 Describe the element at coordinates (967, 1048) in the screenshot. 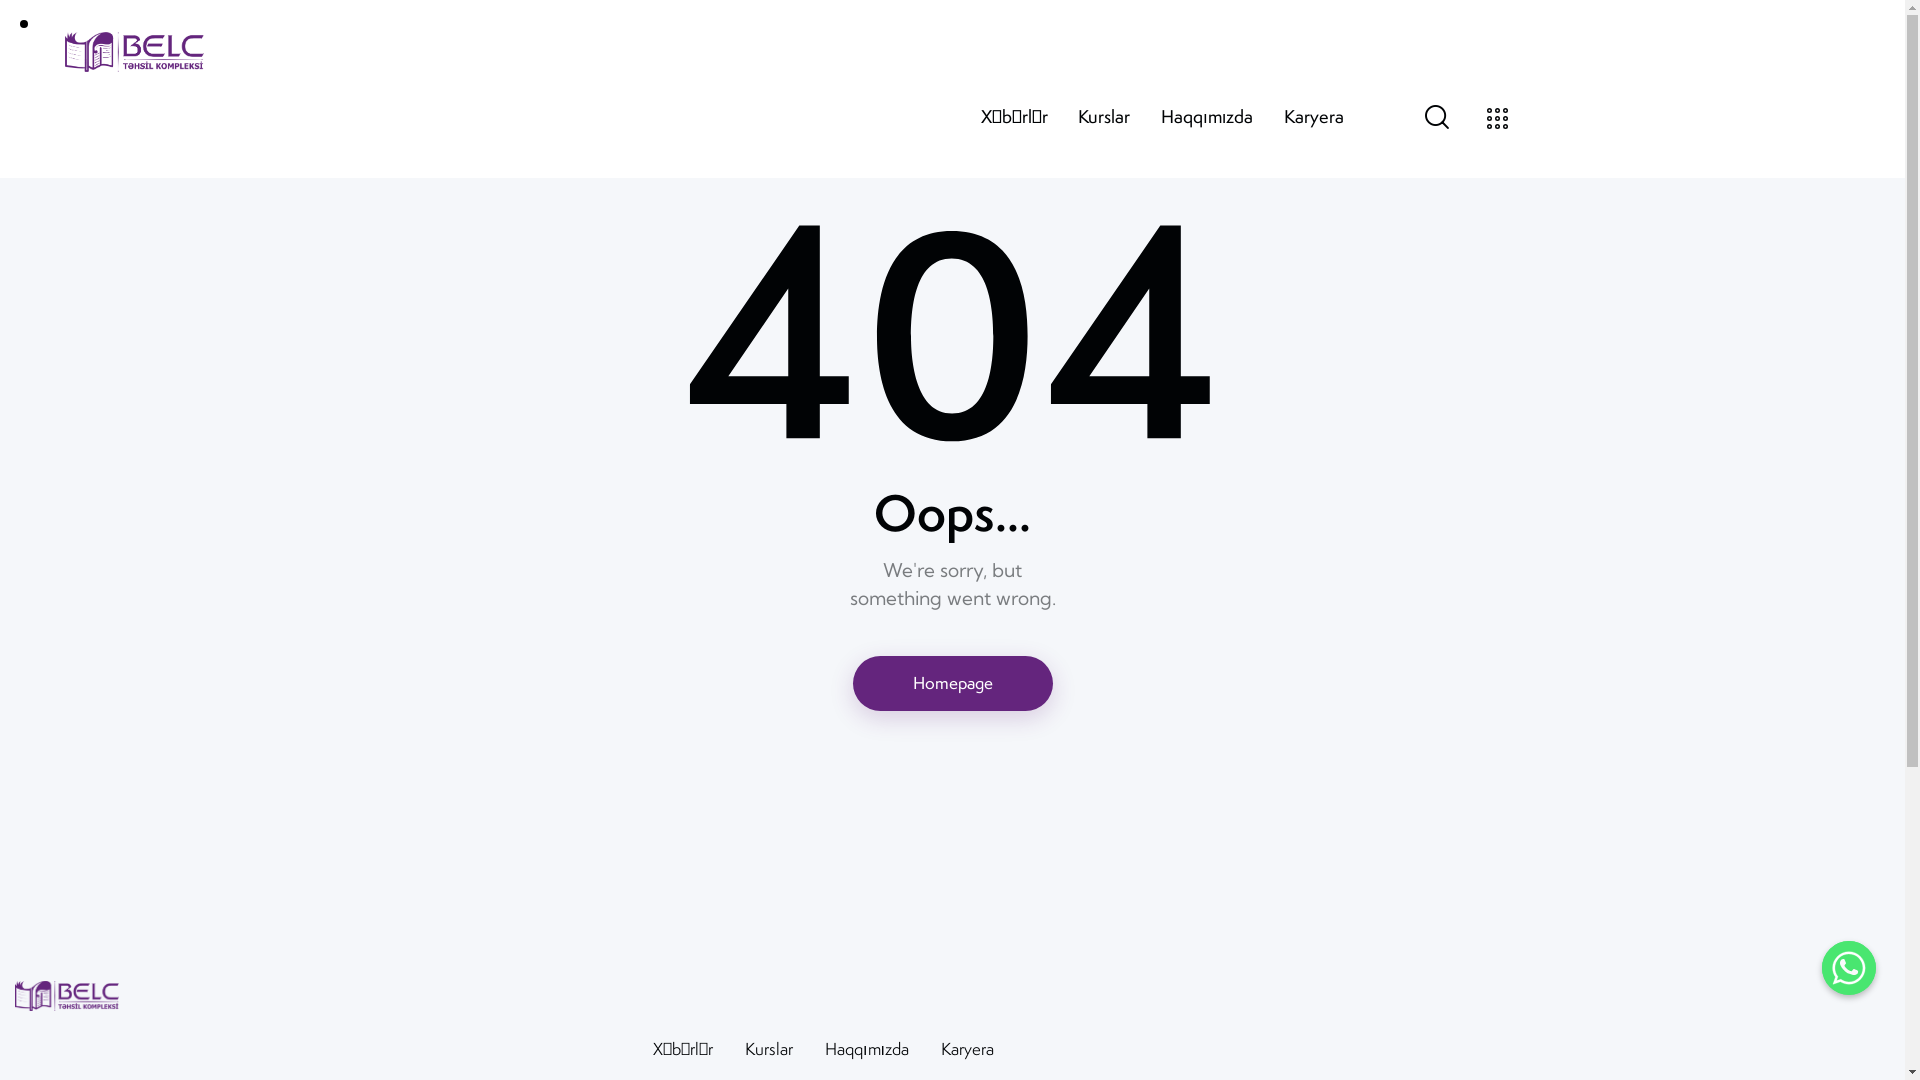

I see `'Karyera'` at that location.